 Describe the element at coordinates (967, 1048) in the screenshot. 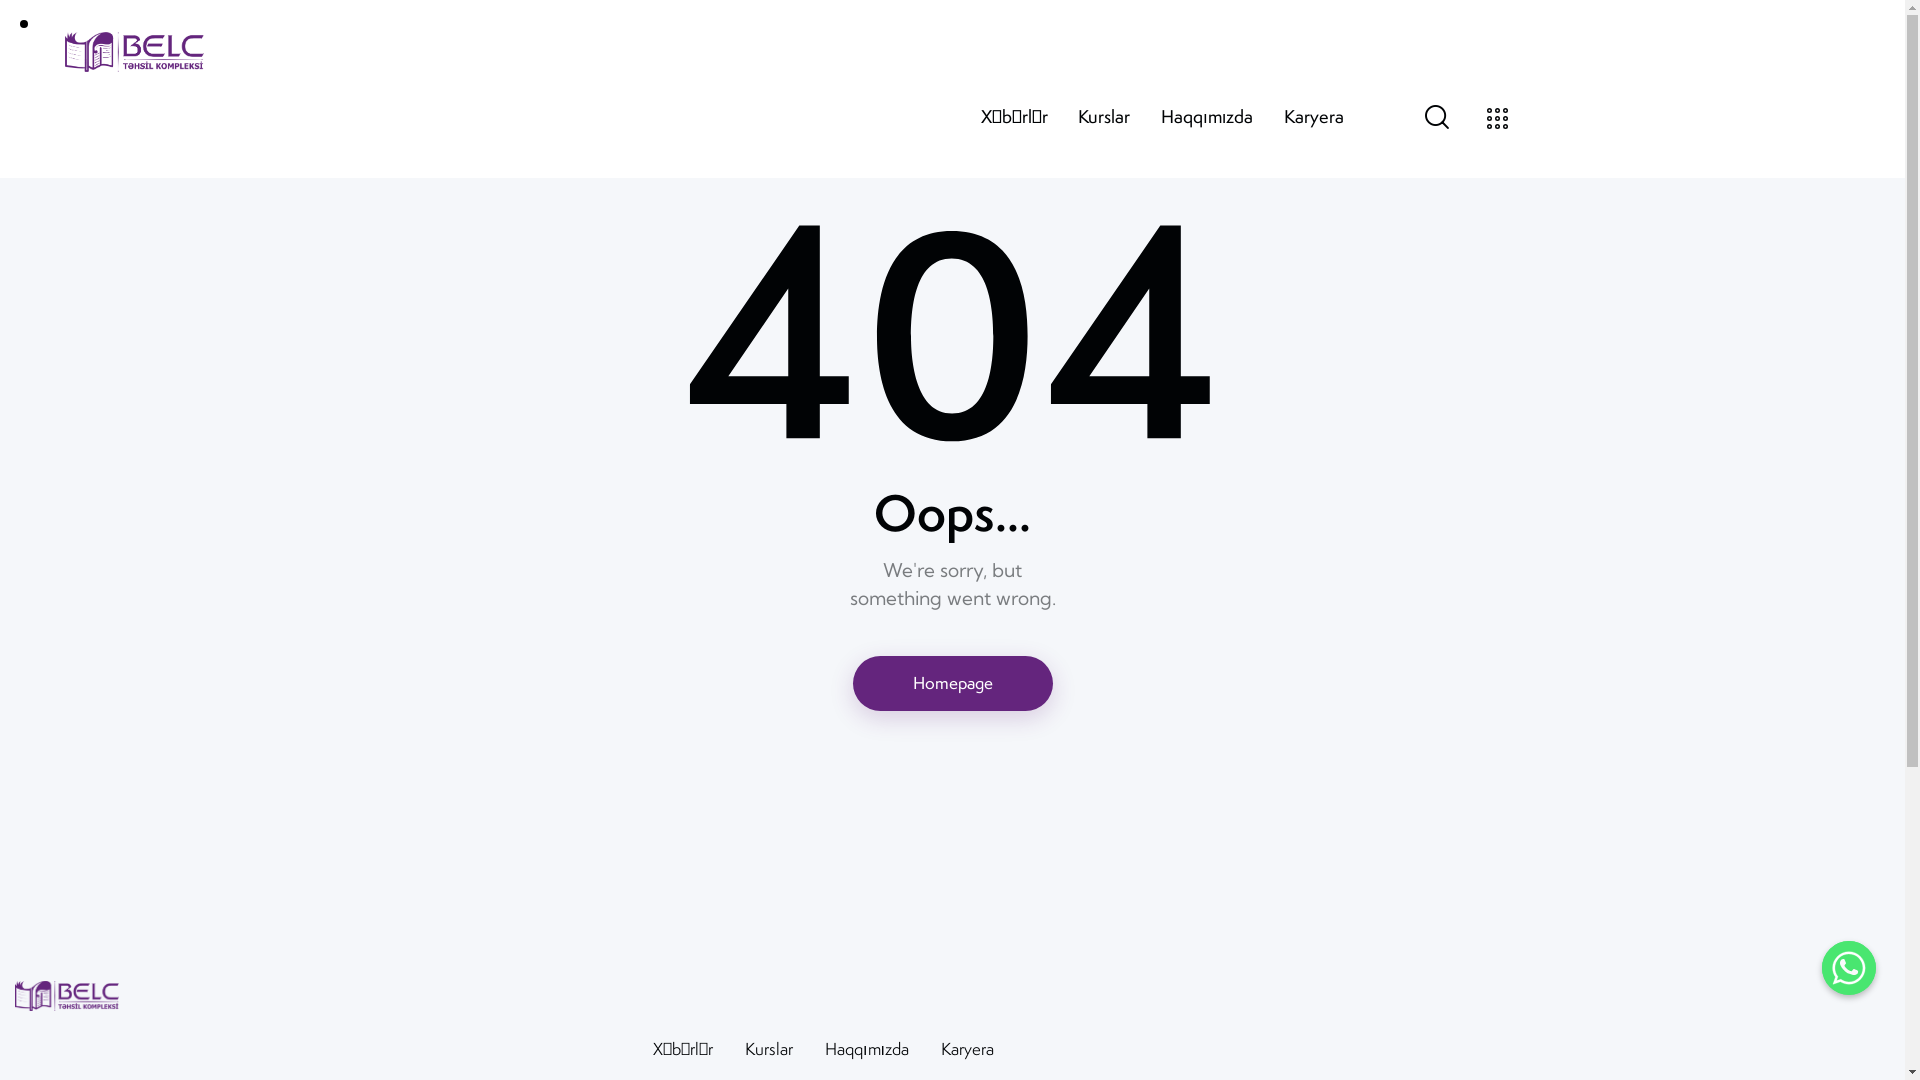

I see `'Karyera'` at that location.